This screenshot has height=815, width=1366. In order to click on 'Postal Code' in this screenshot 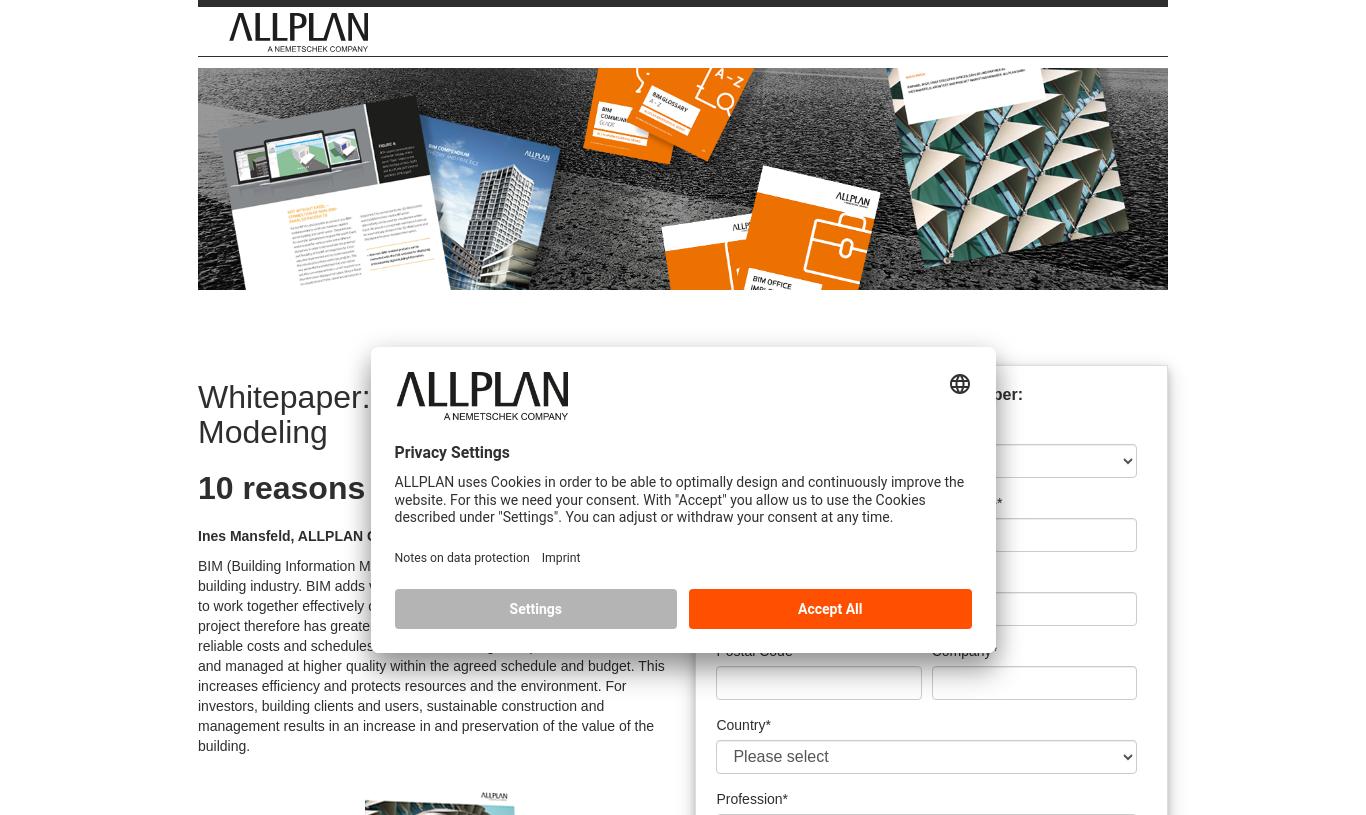, I will do `click(754, 648)`.